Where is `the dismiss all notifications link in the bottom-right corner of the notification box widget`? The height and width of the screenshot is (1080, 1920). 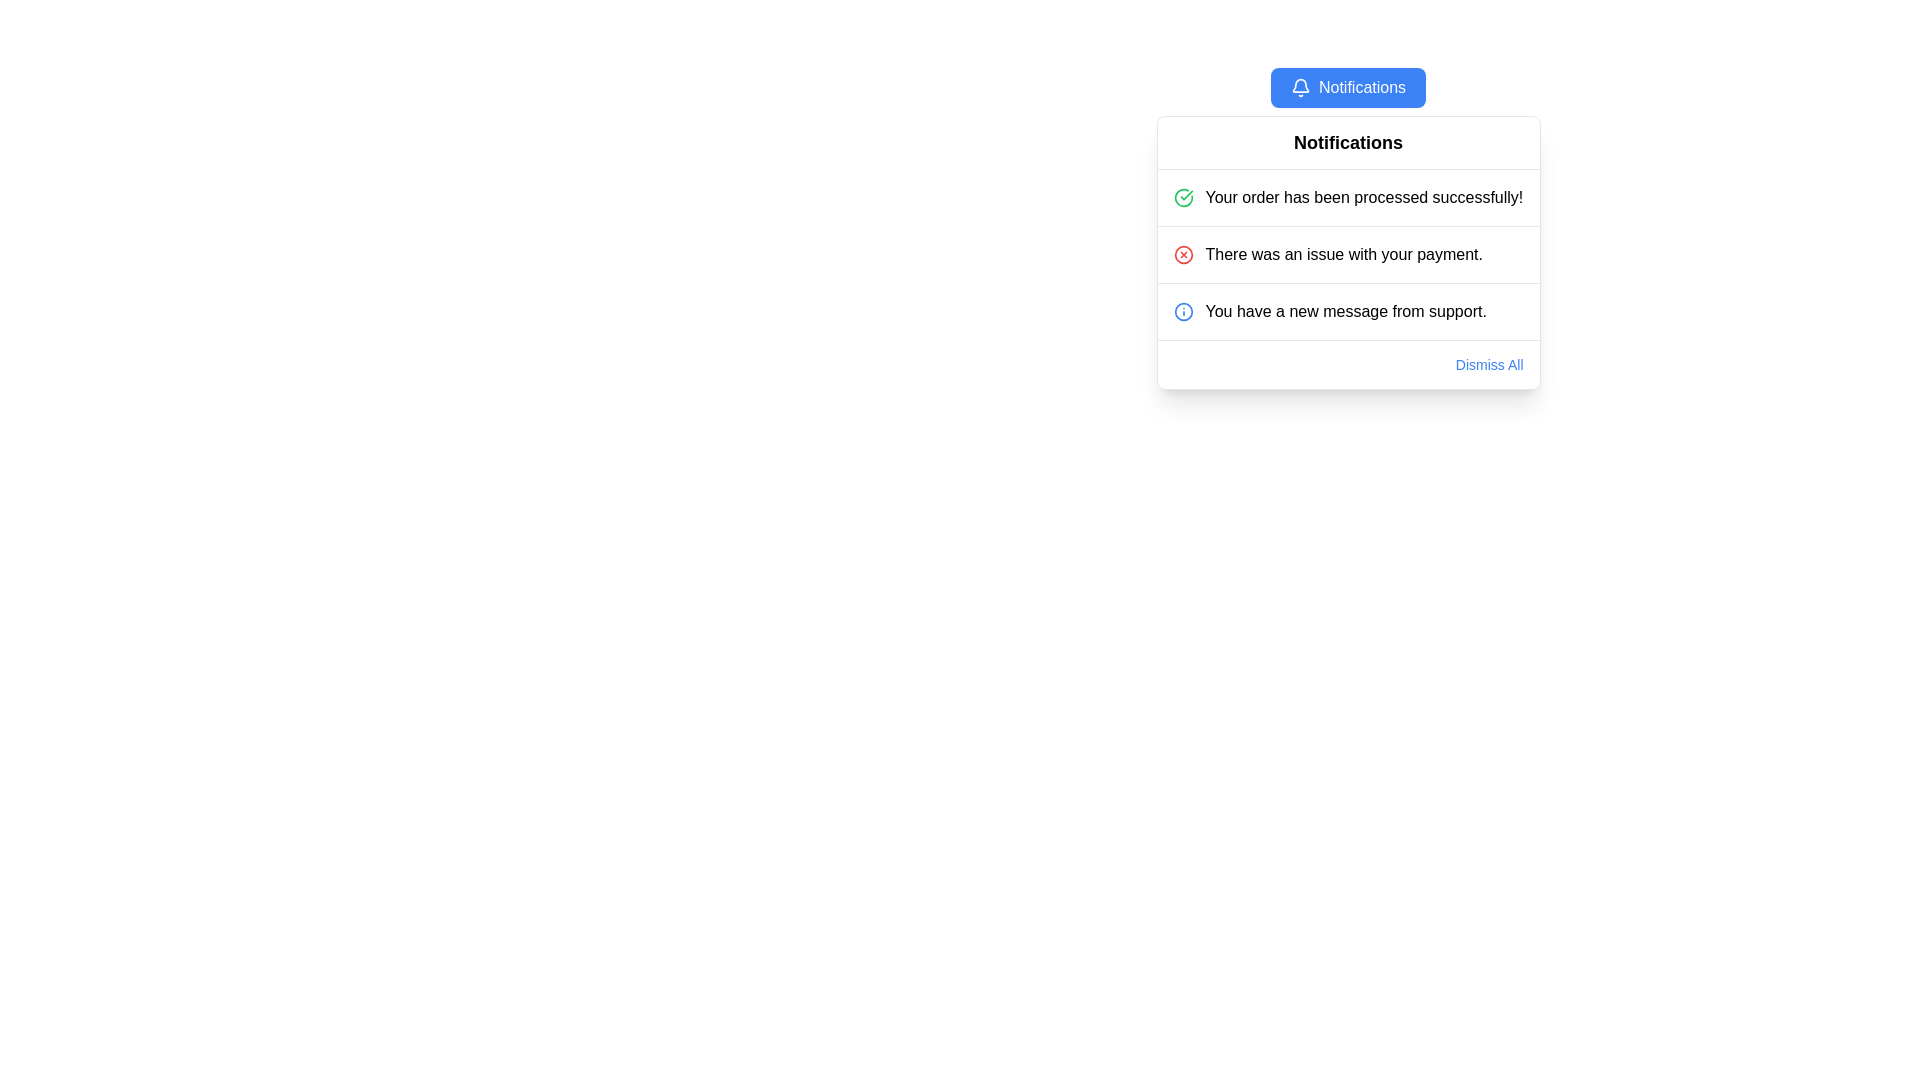 the dismiss all notifications link in the bottom-right corner of the notification box widget is located at coordinates (1489, 365).